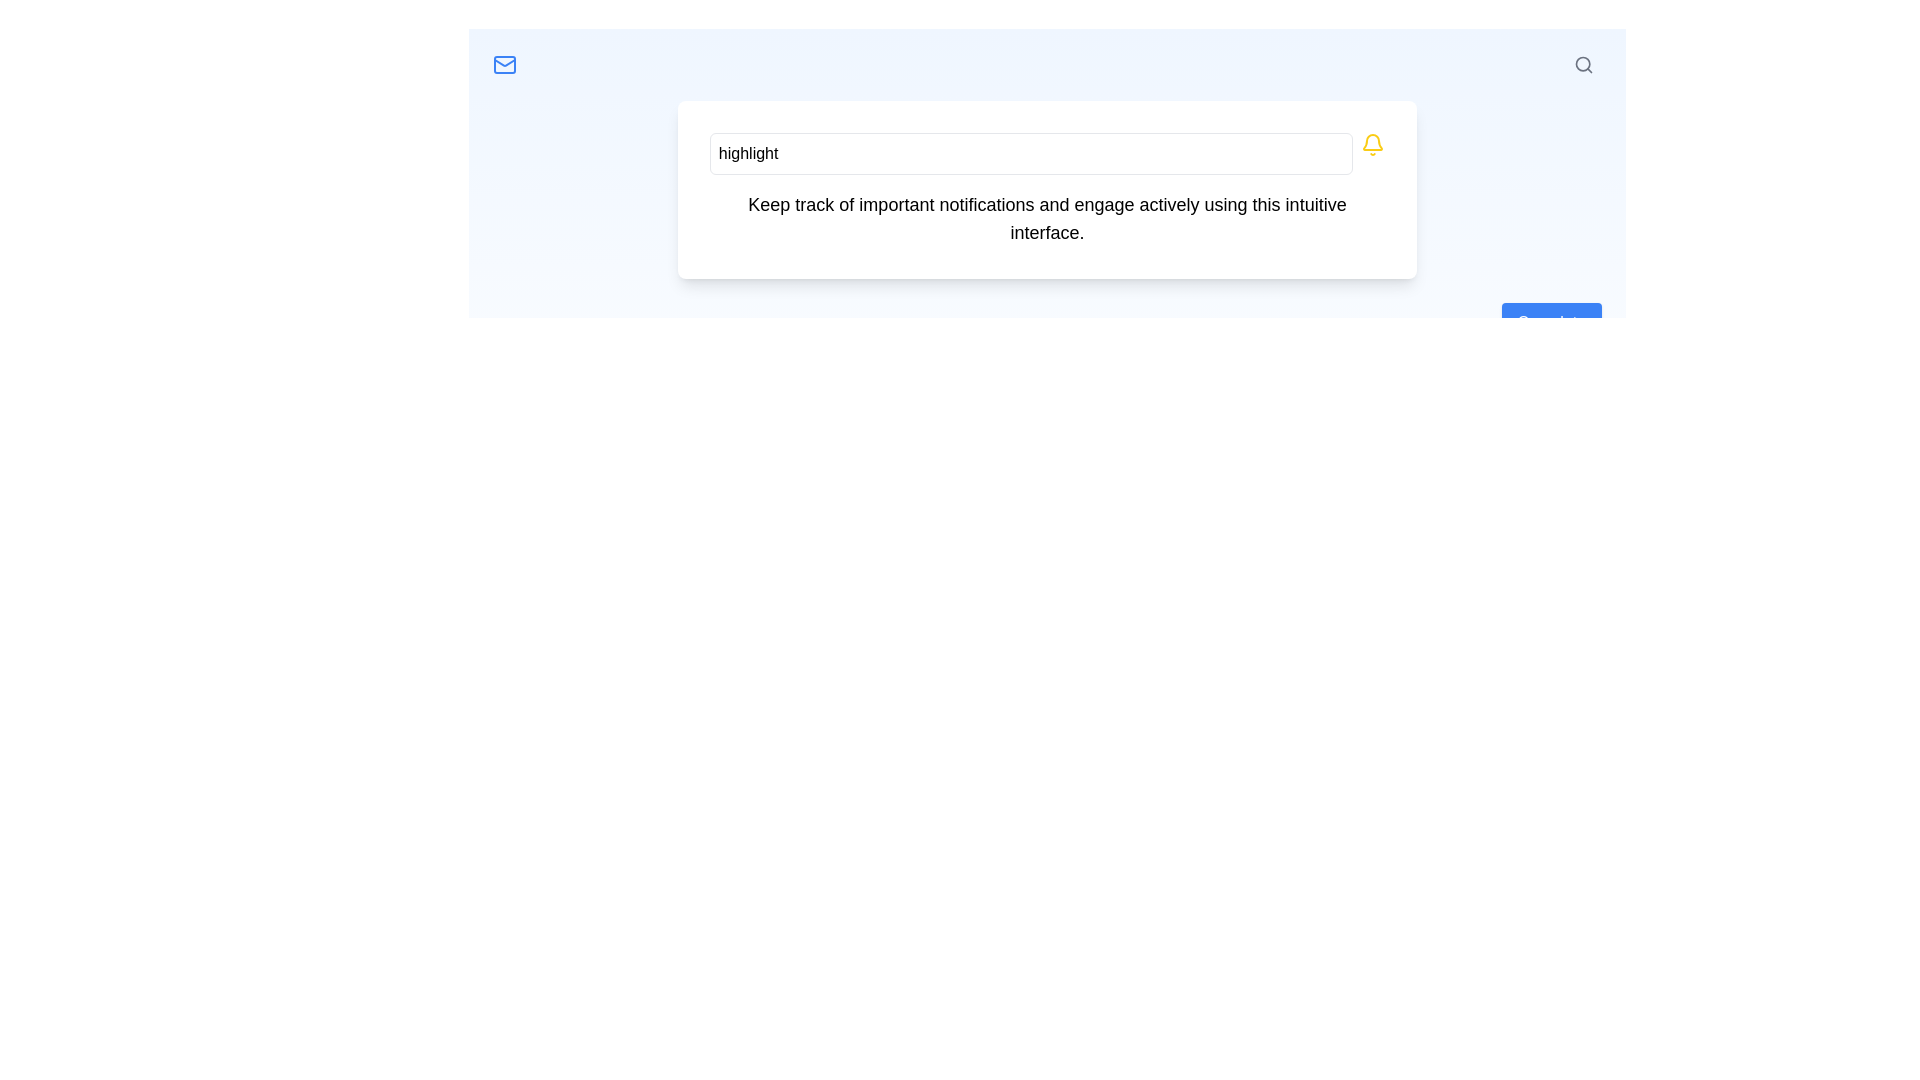  Describe the element at coordinates (1372, 141) in the screenshot. I see `the yellow notification bell icon located on the right side of the interface near the top bar` at that location.